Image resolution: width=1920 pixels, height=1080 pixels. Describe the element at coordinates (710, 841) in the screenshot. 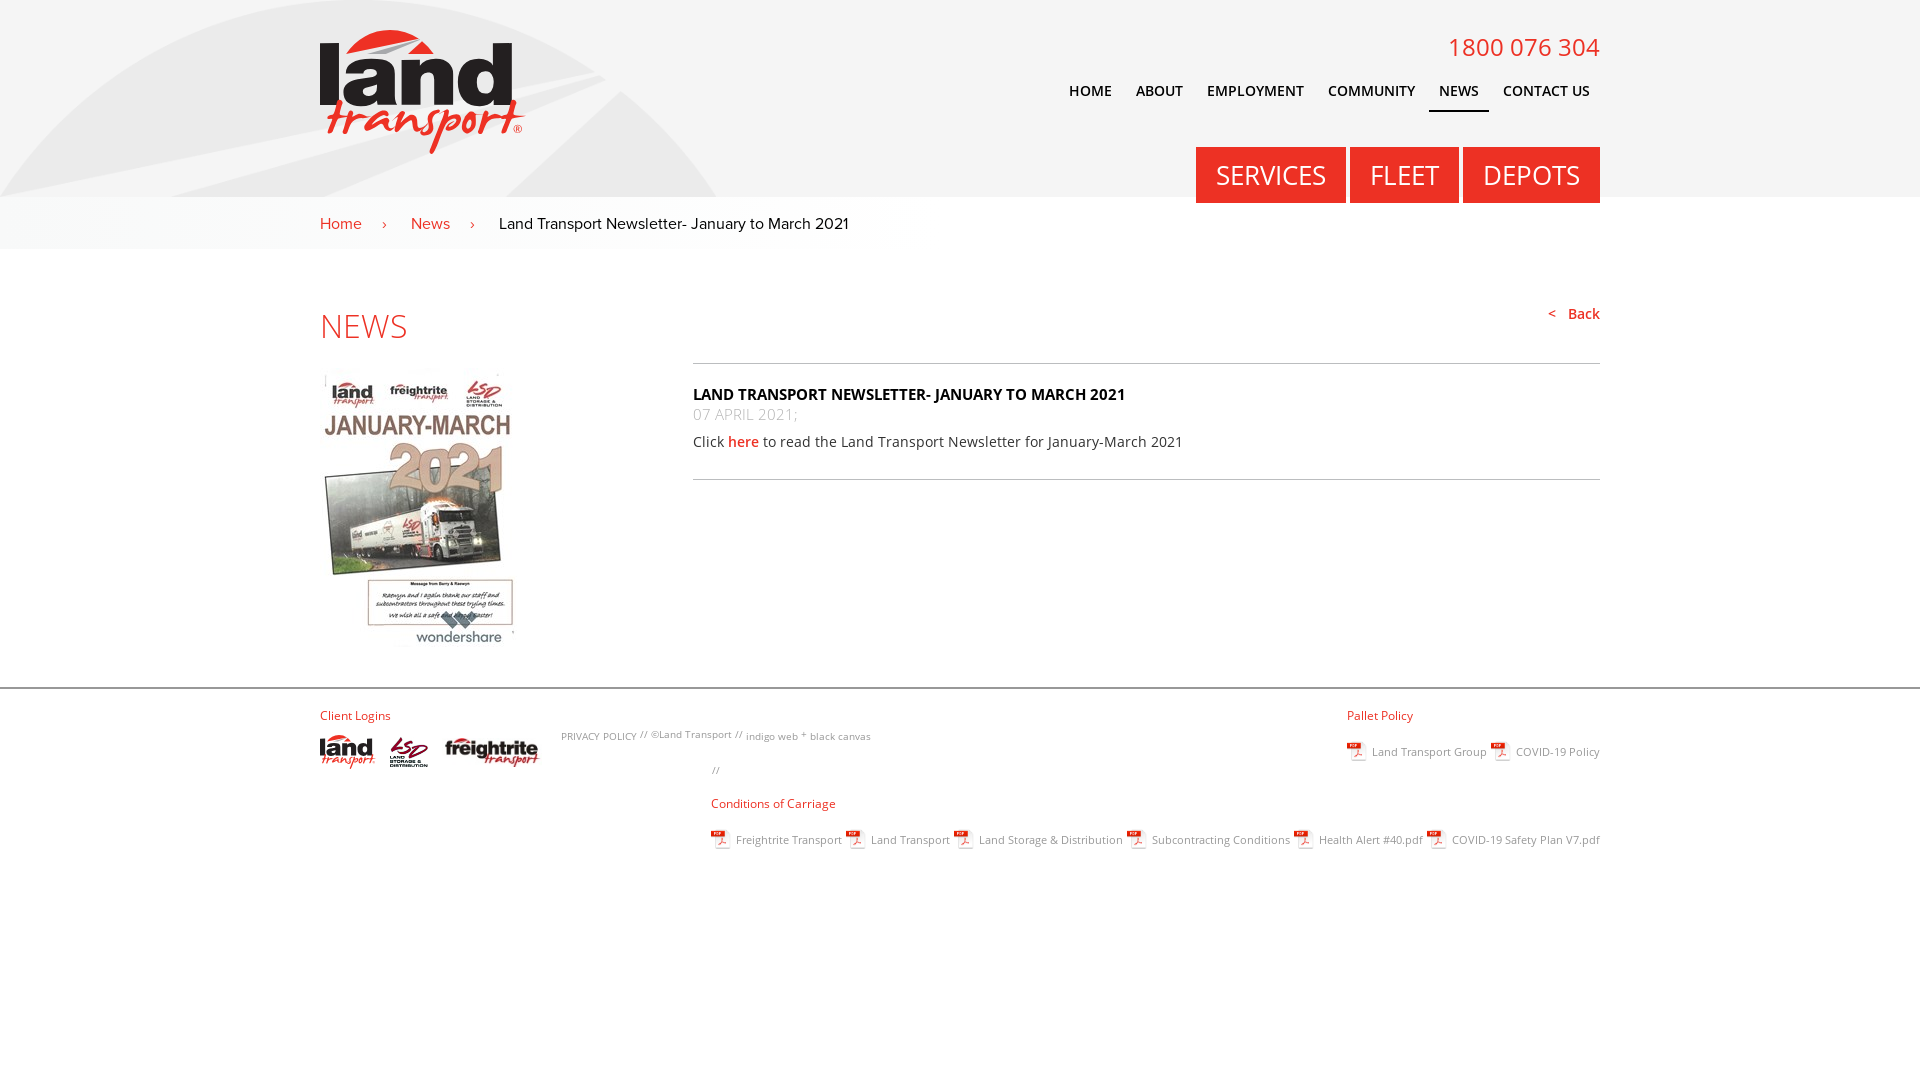

I see `'Freightrite Transport'` at that location.